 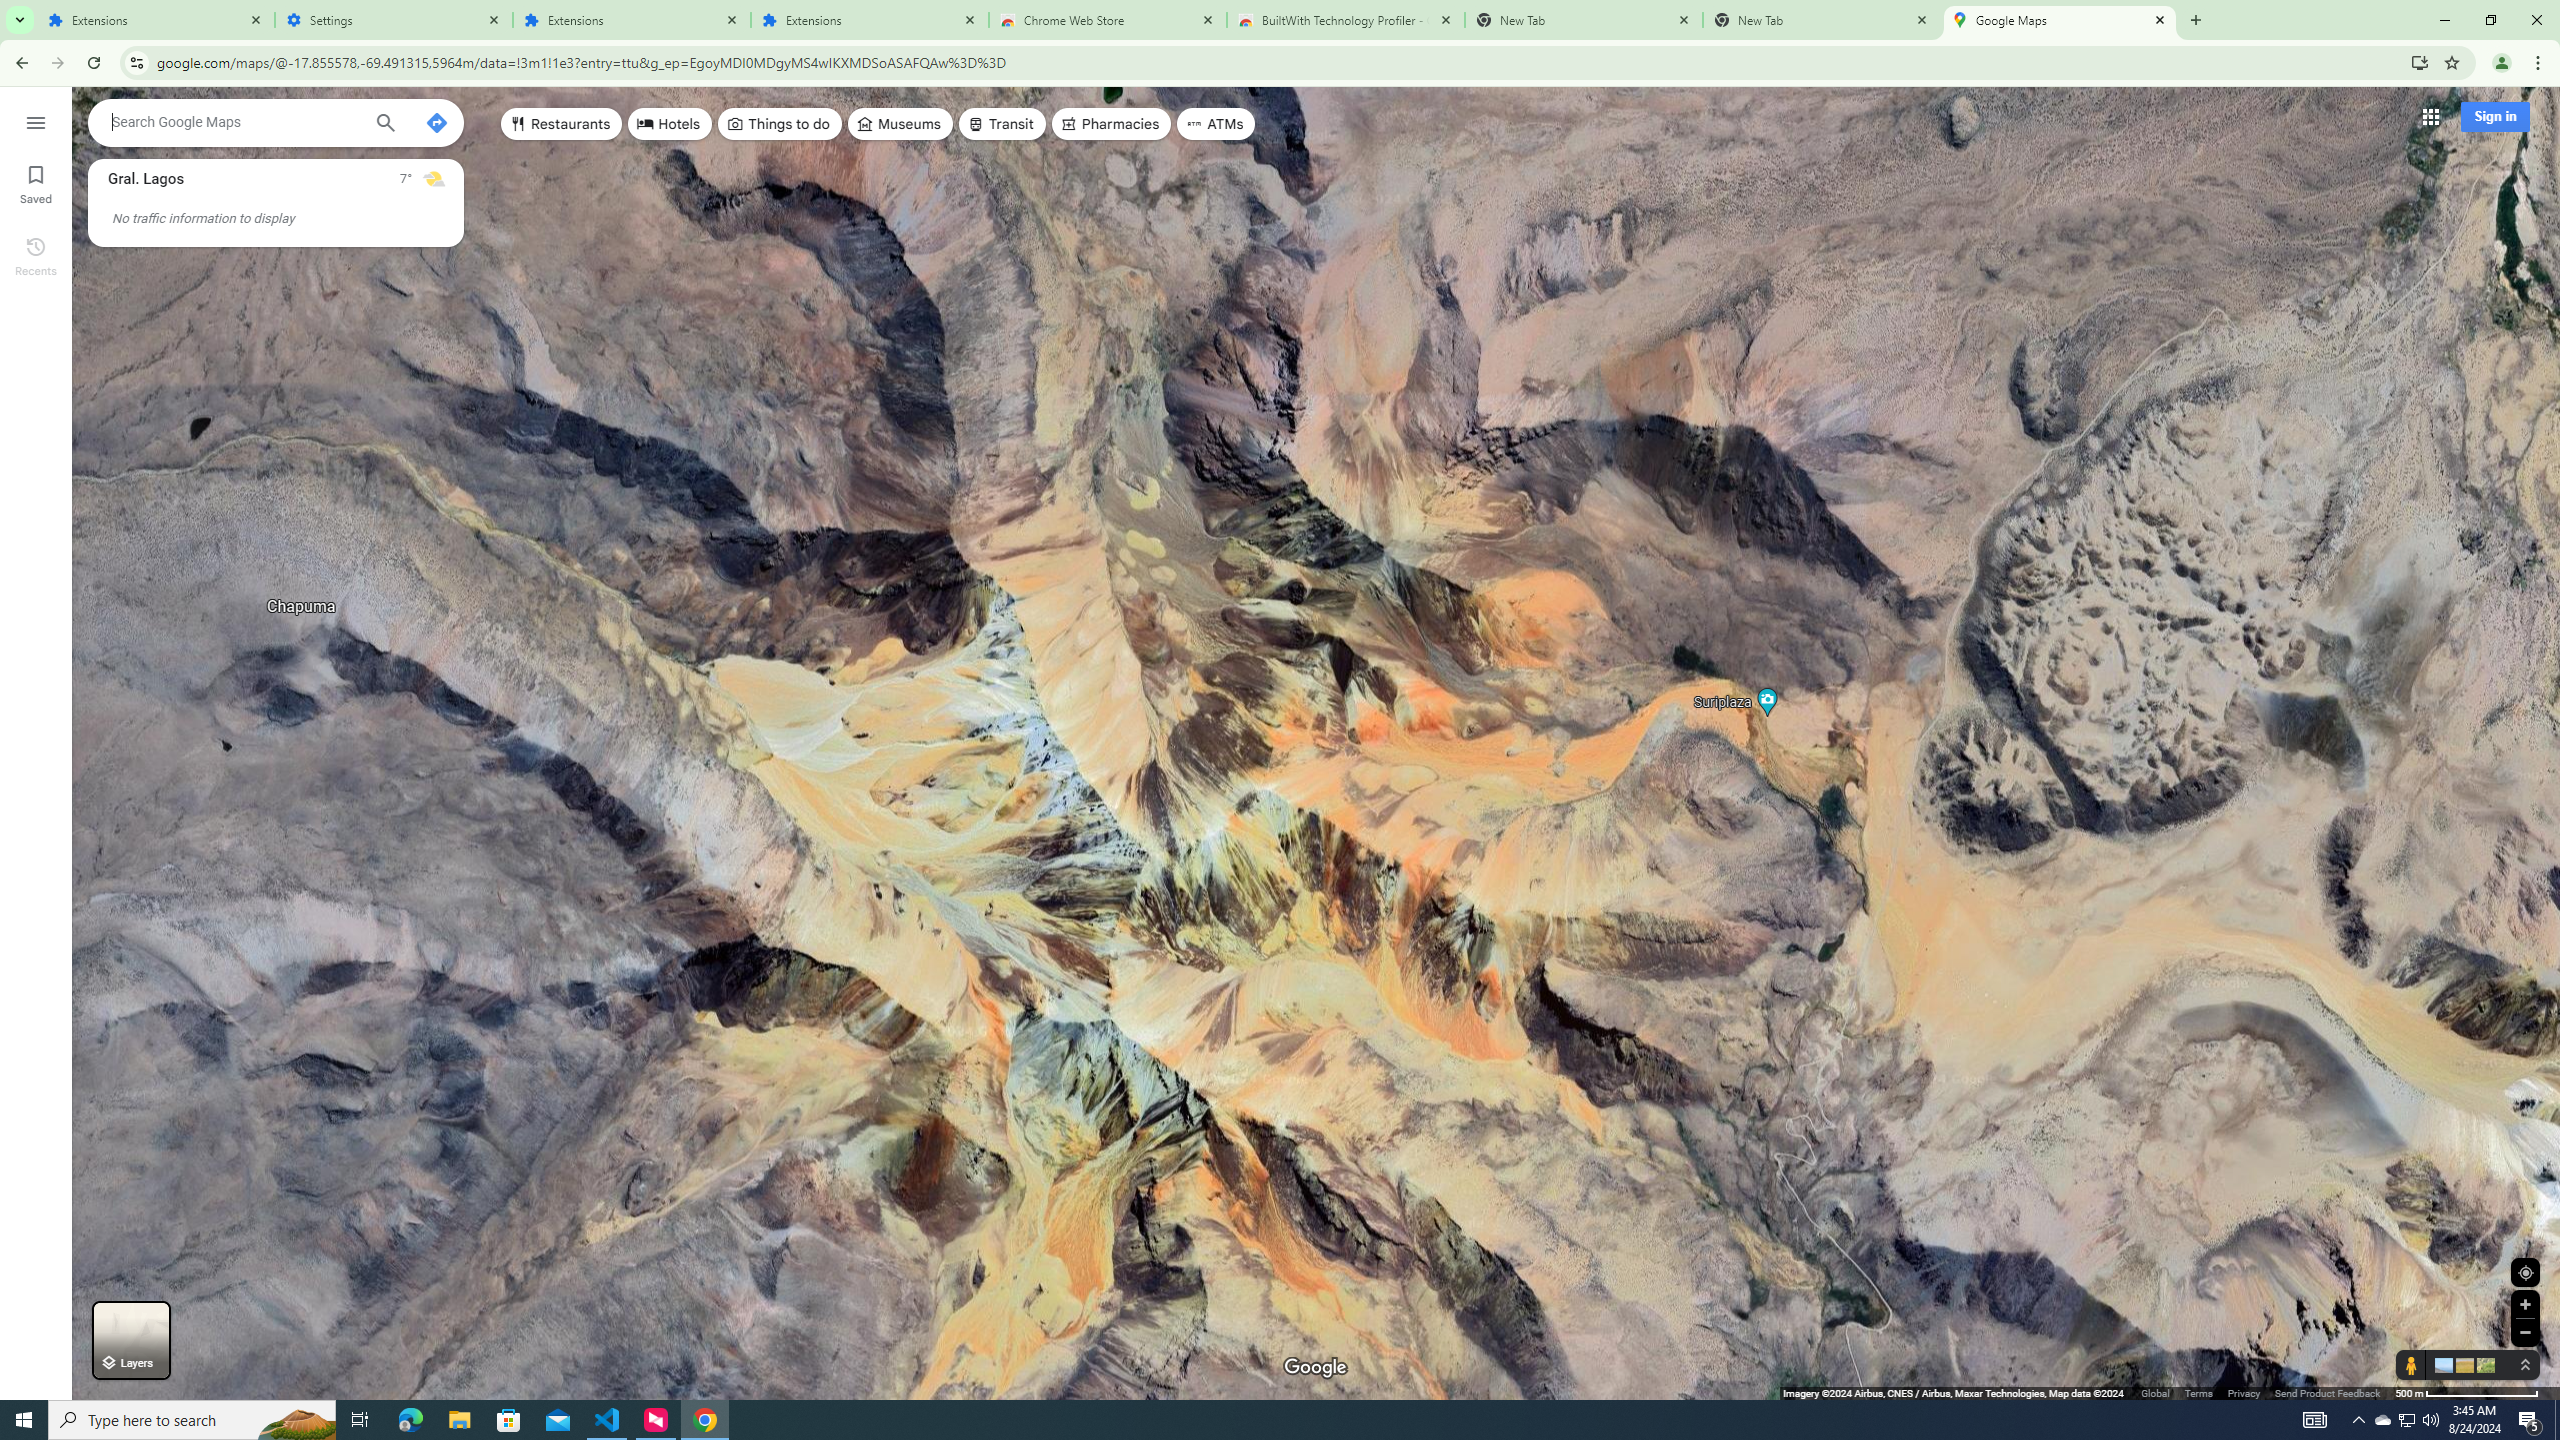 I want to click on 'Global', so click(x=2155, y=1393).